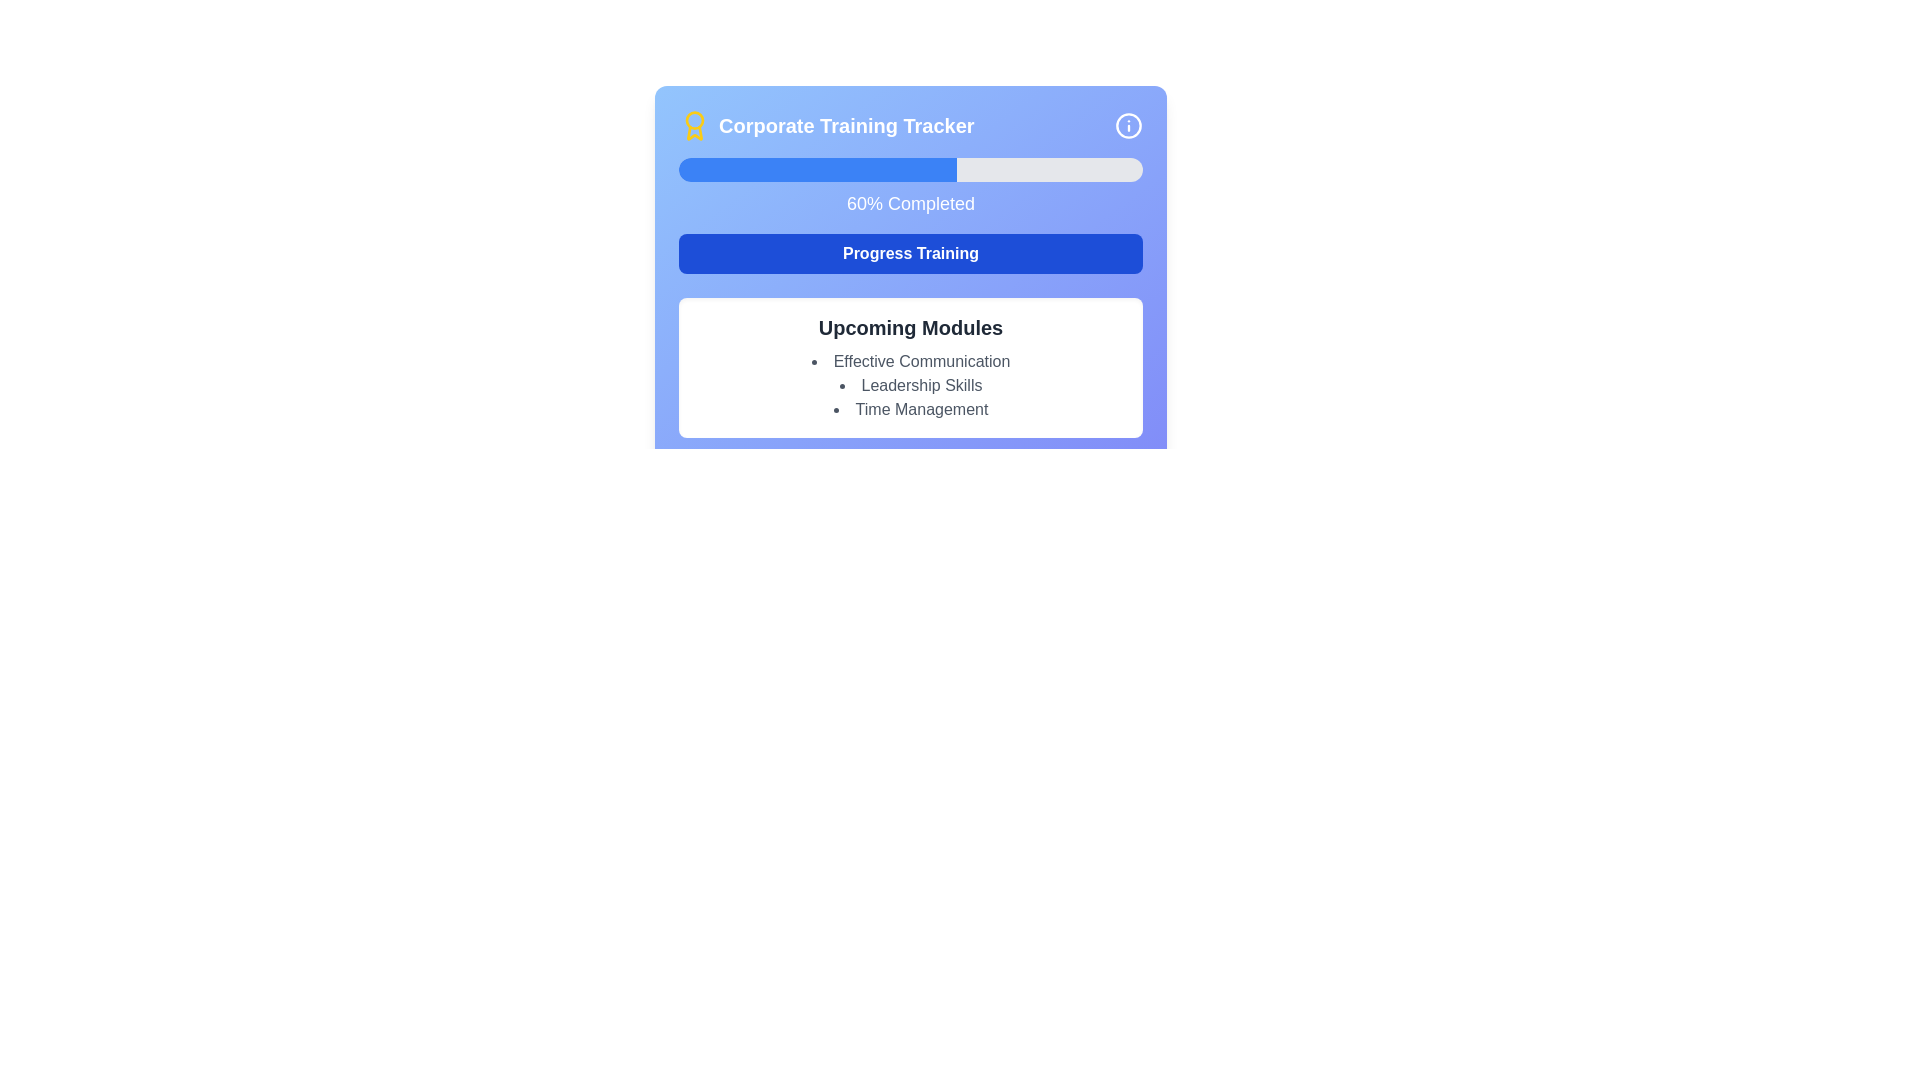 This screenshot has width=1920, height=1080. I want to click on the blue progress indicator bar, which is part of the 'Corporate Training Tracker', indicating 60% completion, so click(818, 168).